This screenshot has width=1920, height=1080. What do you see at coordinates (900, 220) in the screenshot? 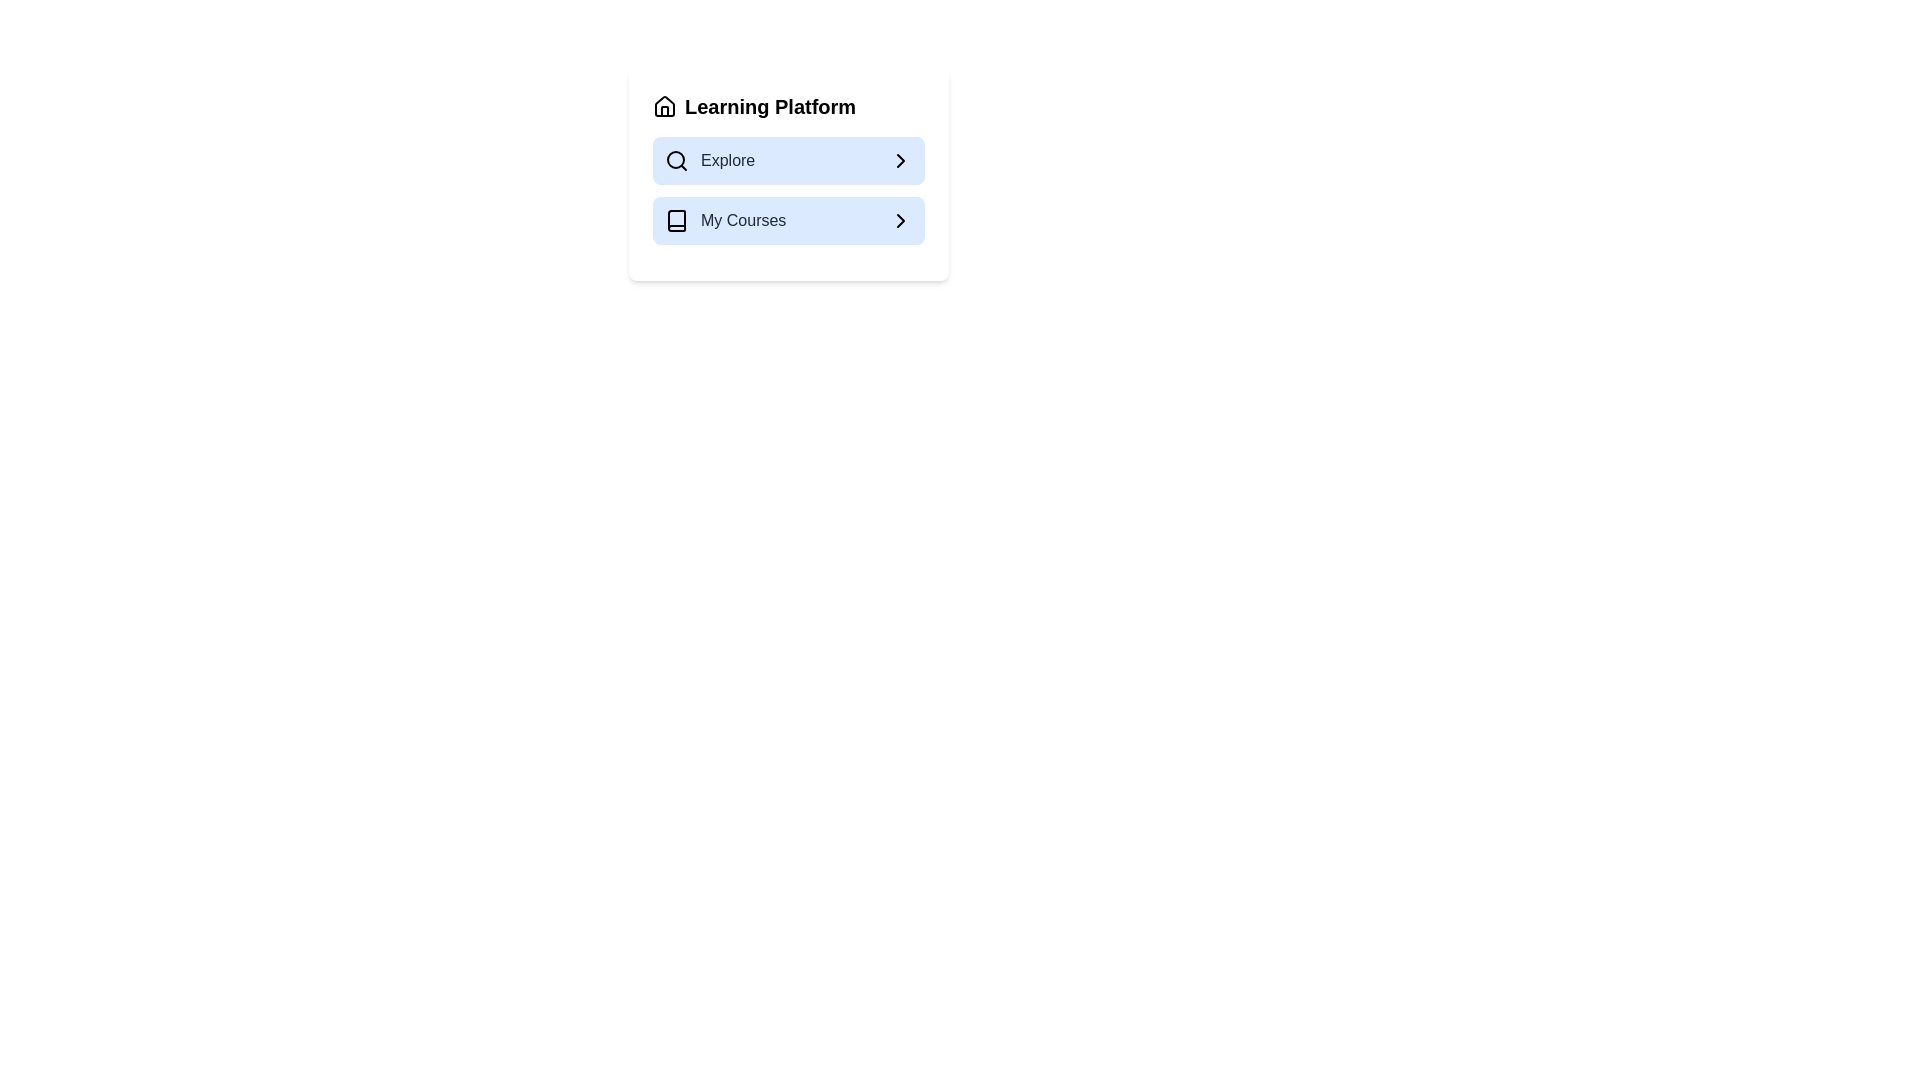
I see `the chevron pointer icon located at the far right of the 'My Courses' bar` at bounding box center [900, 220].